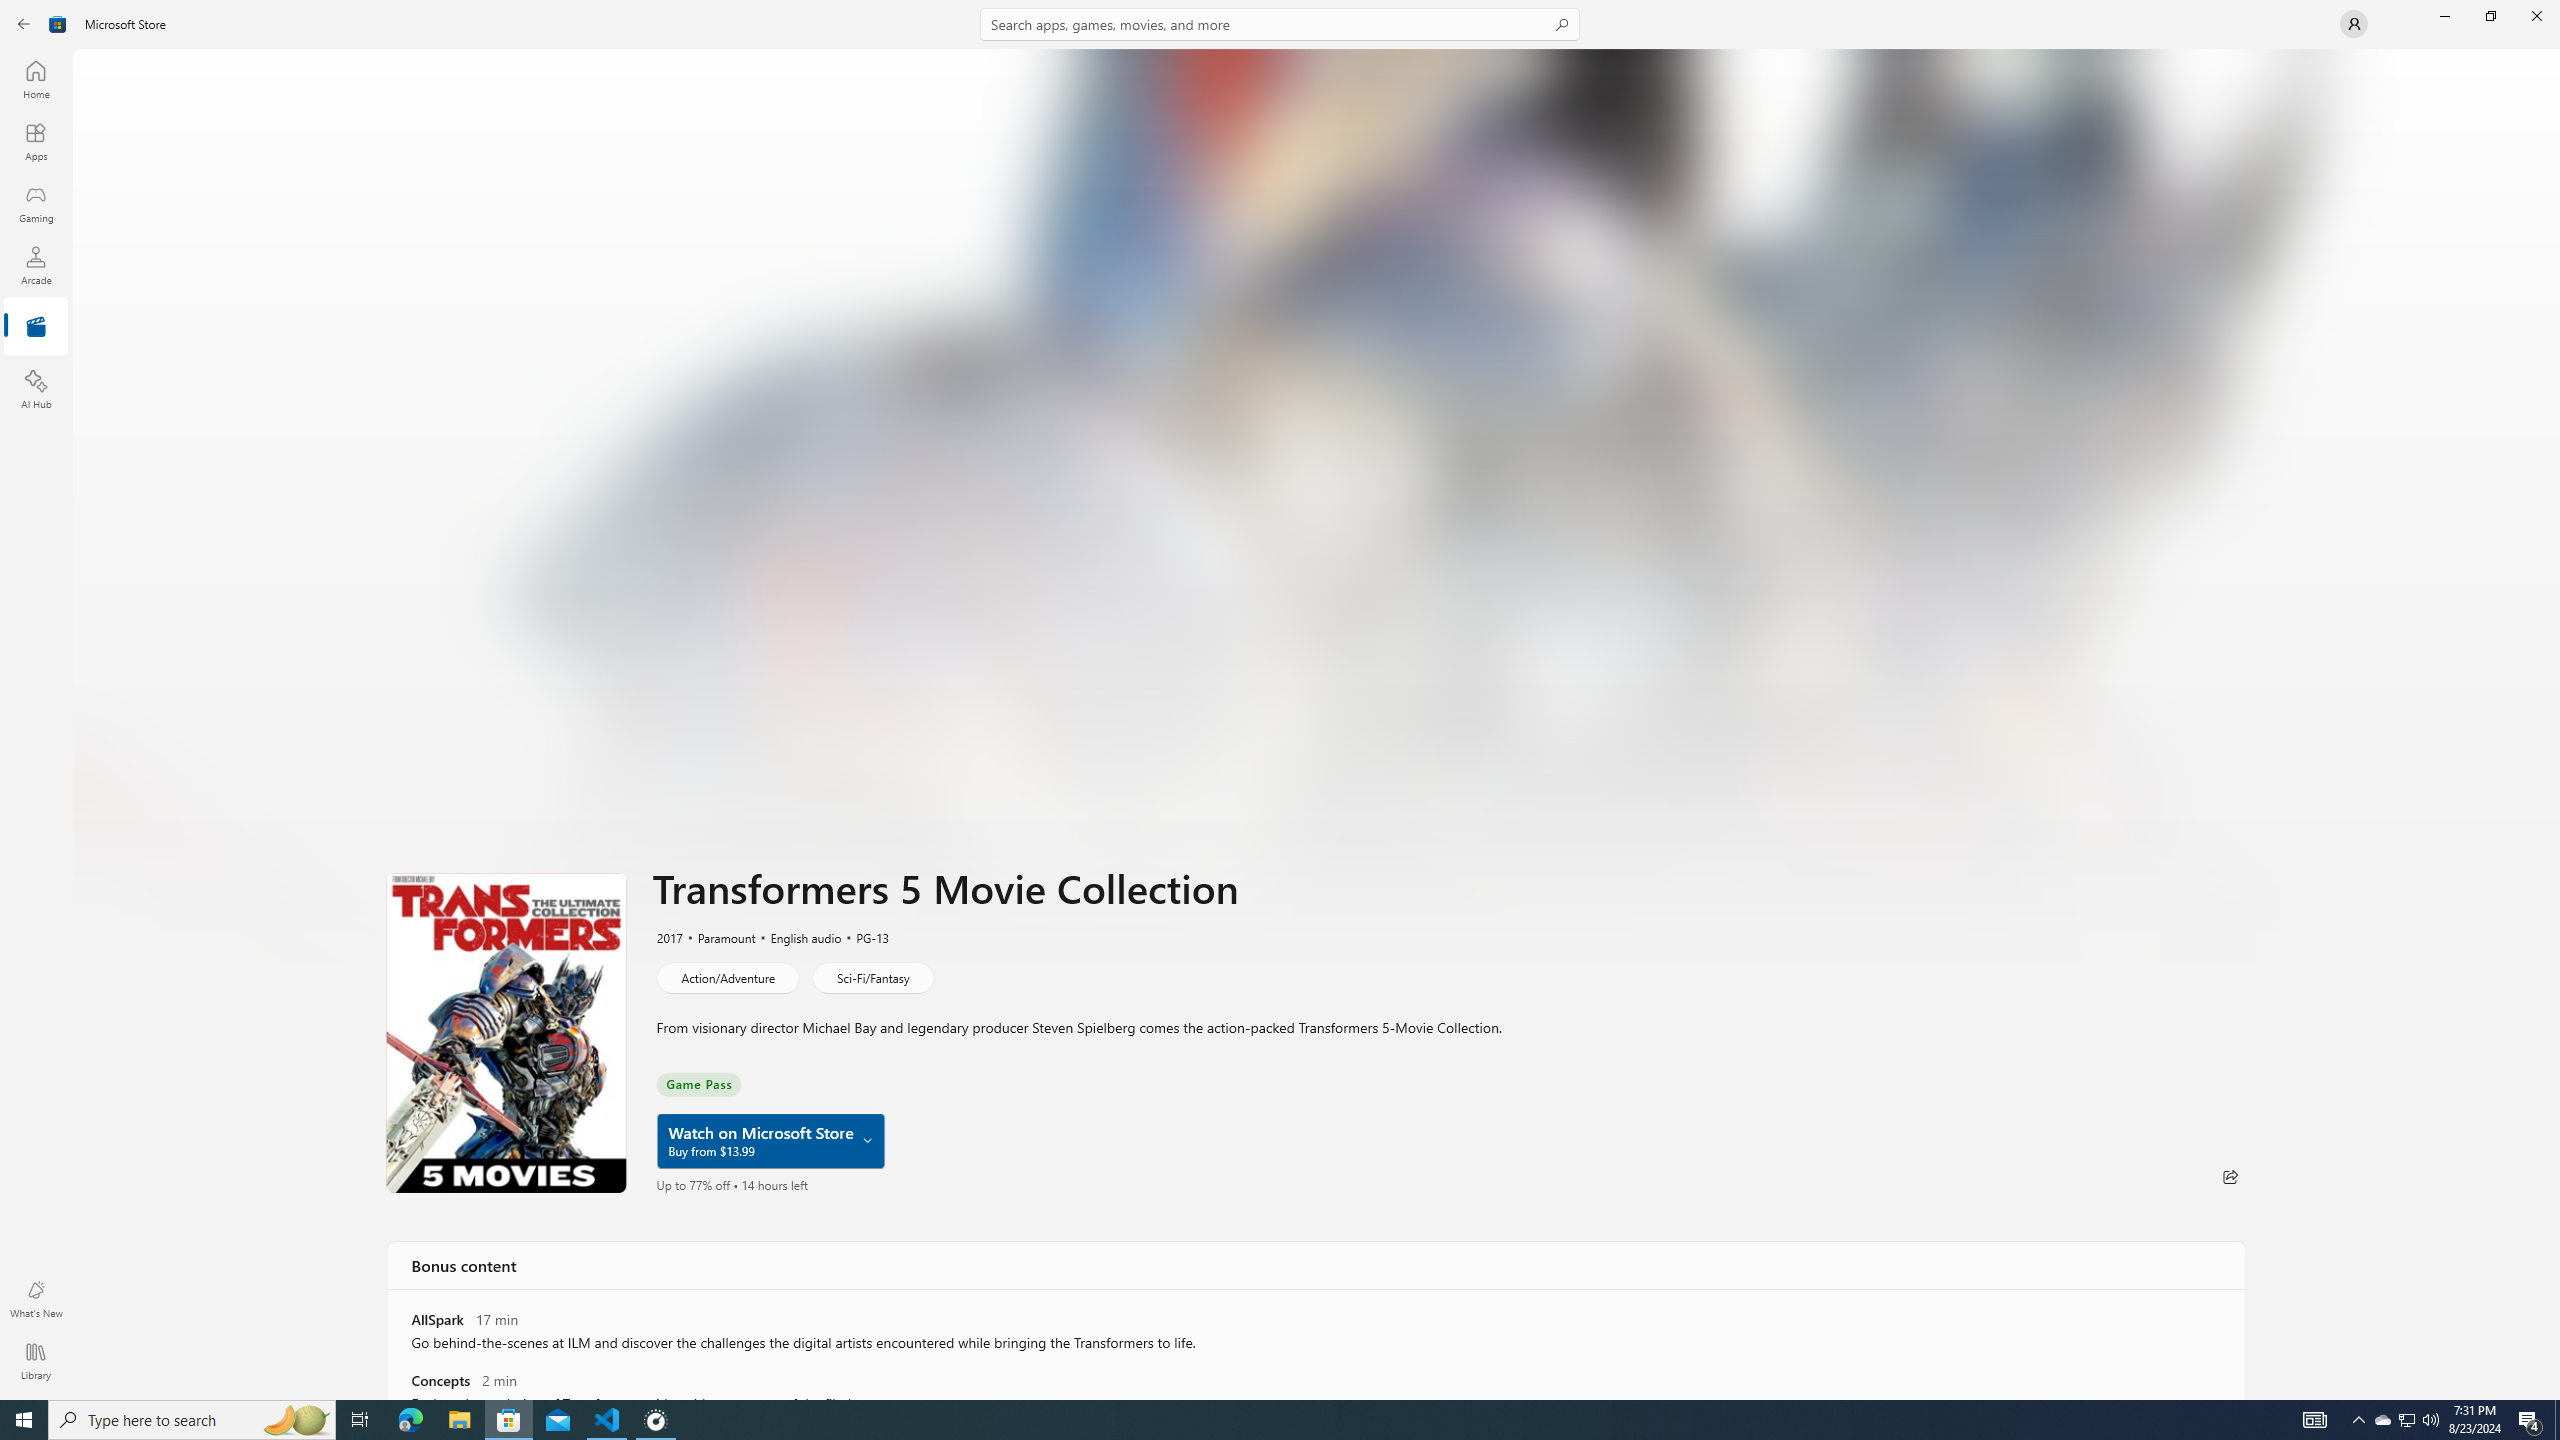 This screenshot has width=2560, height=1440. Describe the element at coordinates (1280, 23) in the screenshot. I see `'Search'` at that location.